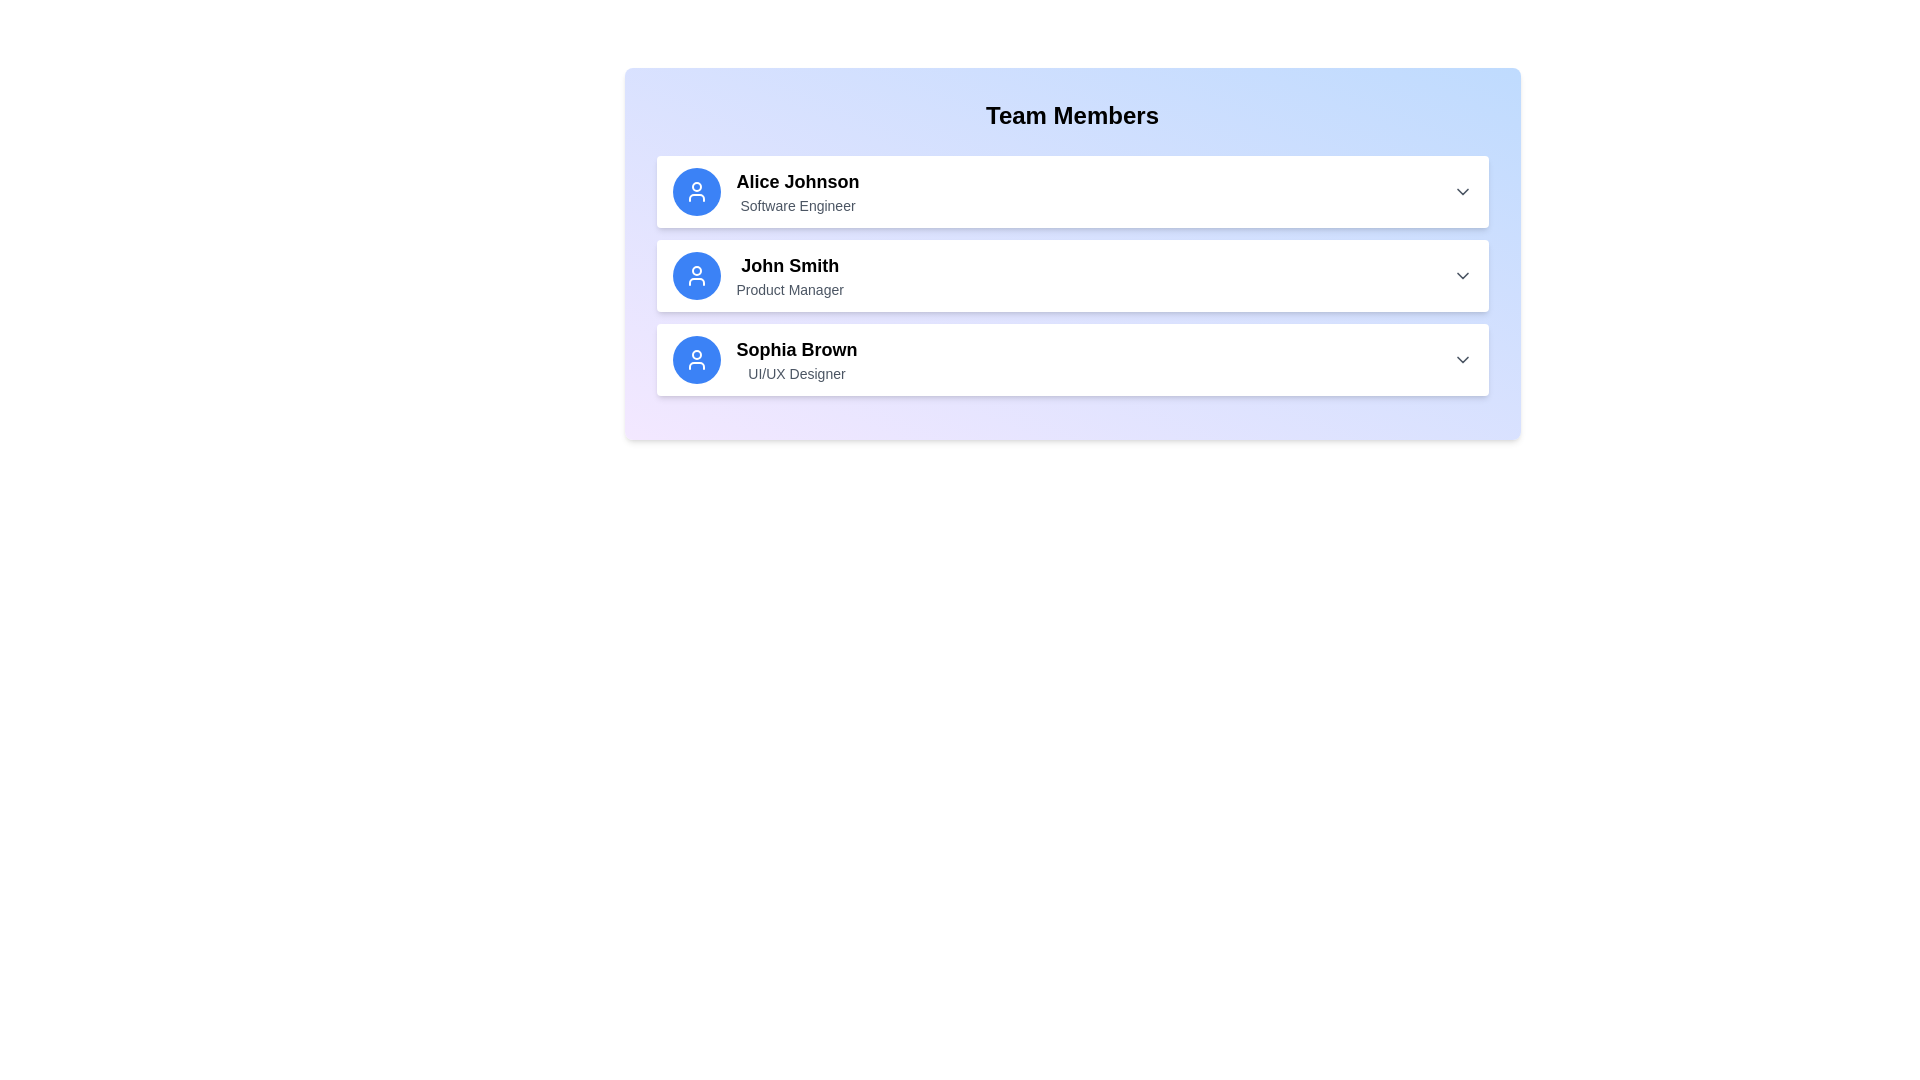 Image resolution: width=1920 pixels, height=1080 pixels. I want to click on the user avatar icon, which is a circular icon with a blue background and a white user symbol, located to the left of the text 'Sophia Brown UI/UX Designer', so click(696, 358).